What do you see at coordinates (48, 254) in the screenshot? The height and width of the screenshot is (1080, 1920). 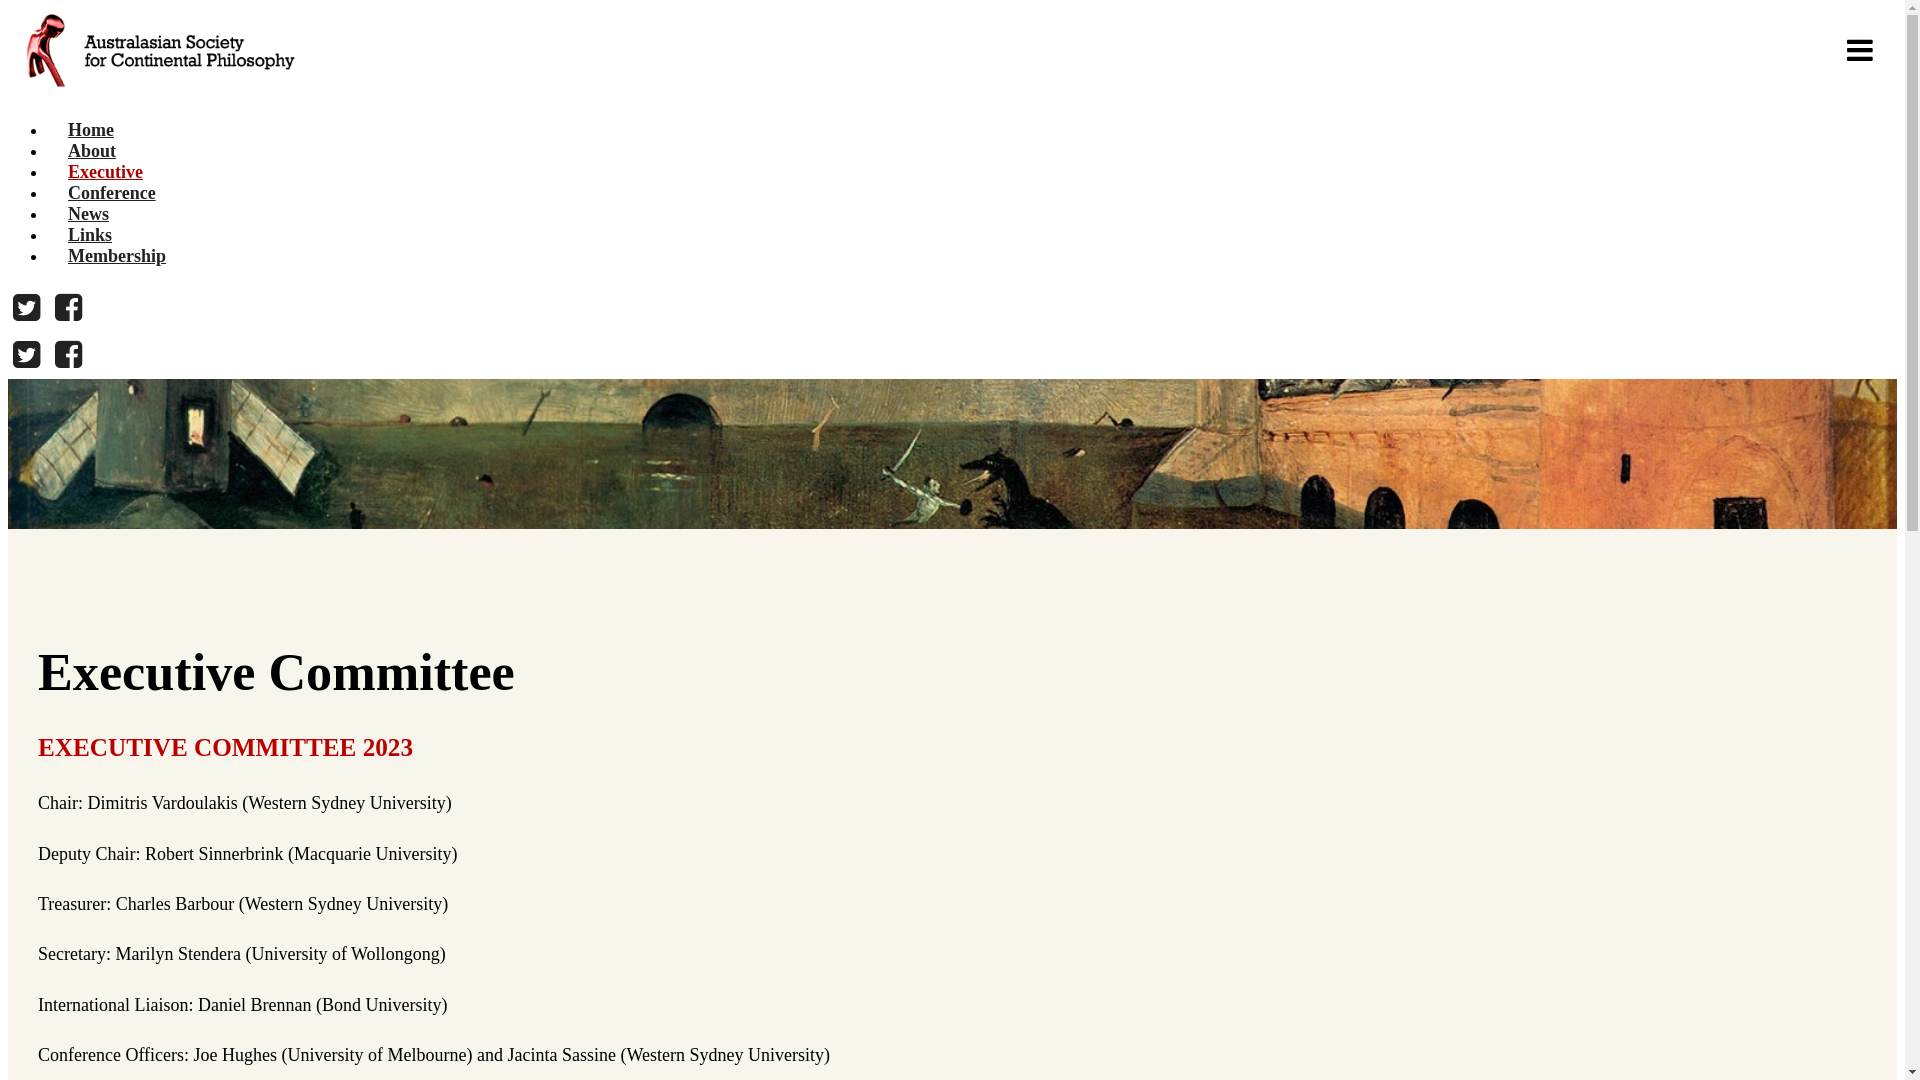 I see `'Membership'` at bounding box center [48, 254].